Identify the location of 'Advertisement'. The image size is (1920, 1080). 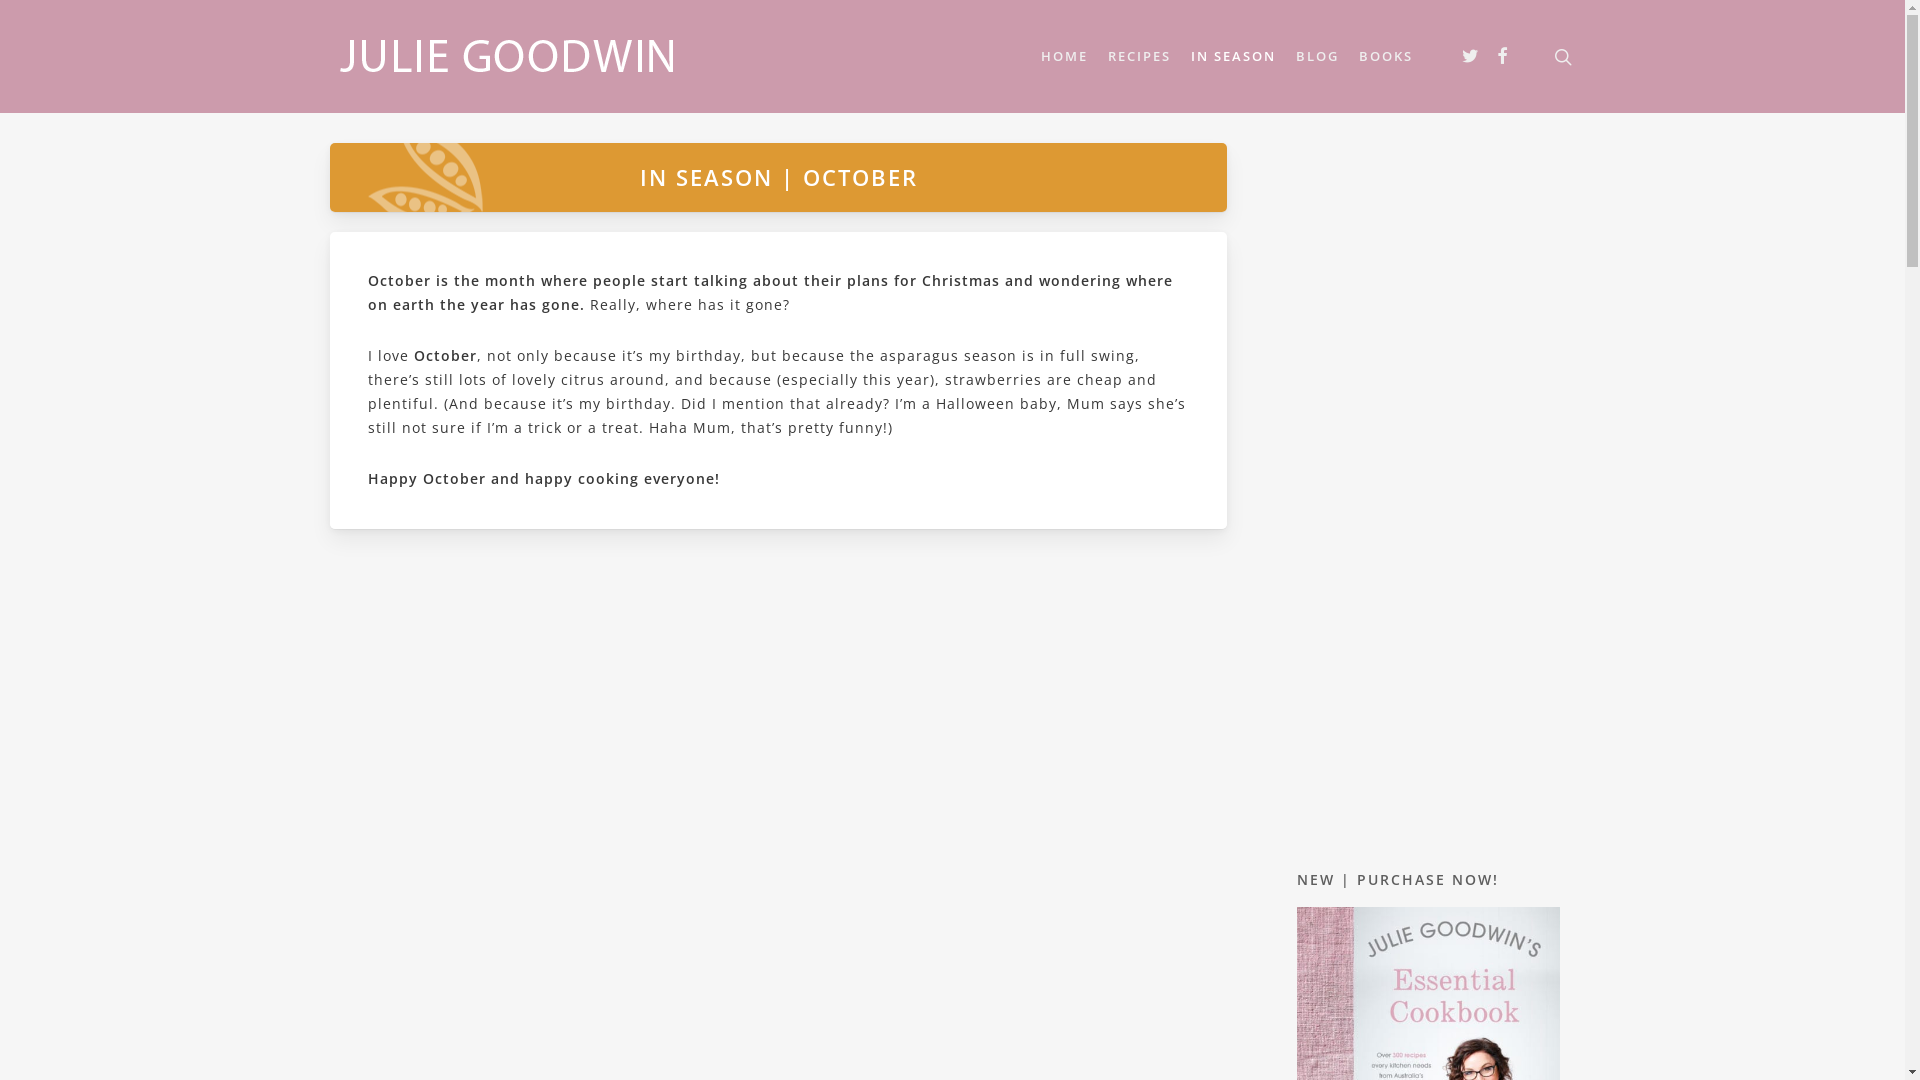
(1427, 490).